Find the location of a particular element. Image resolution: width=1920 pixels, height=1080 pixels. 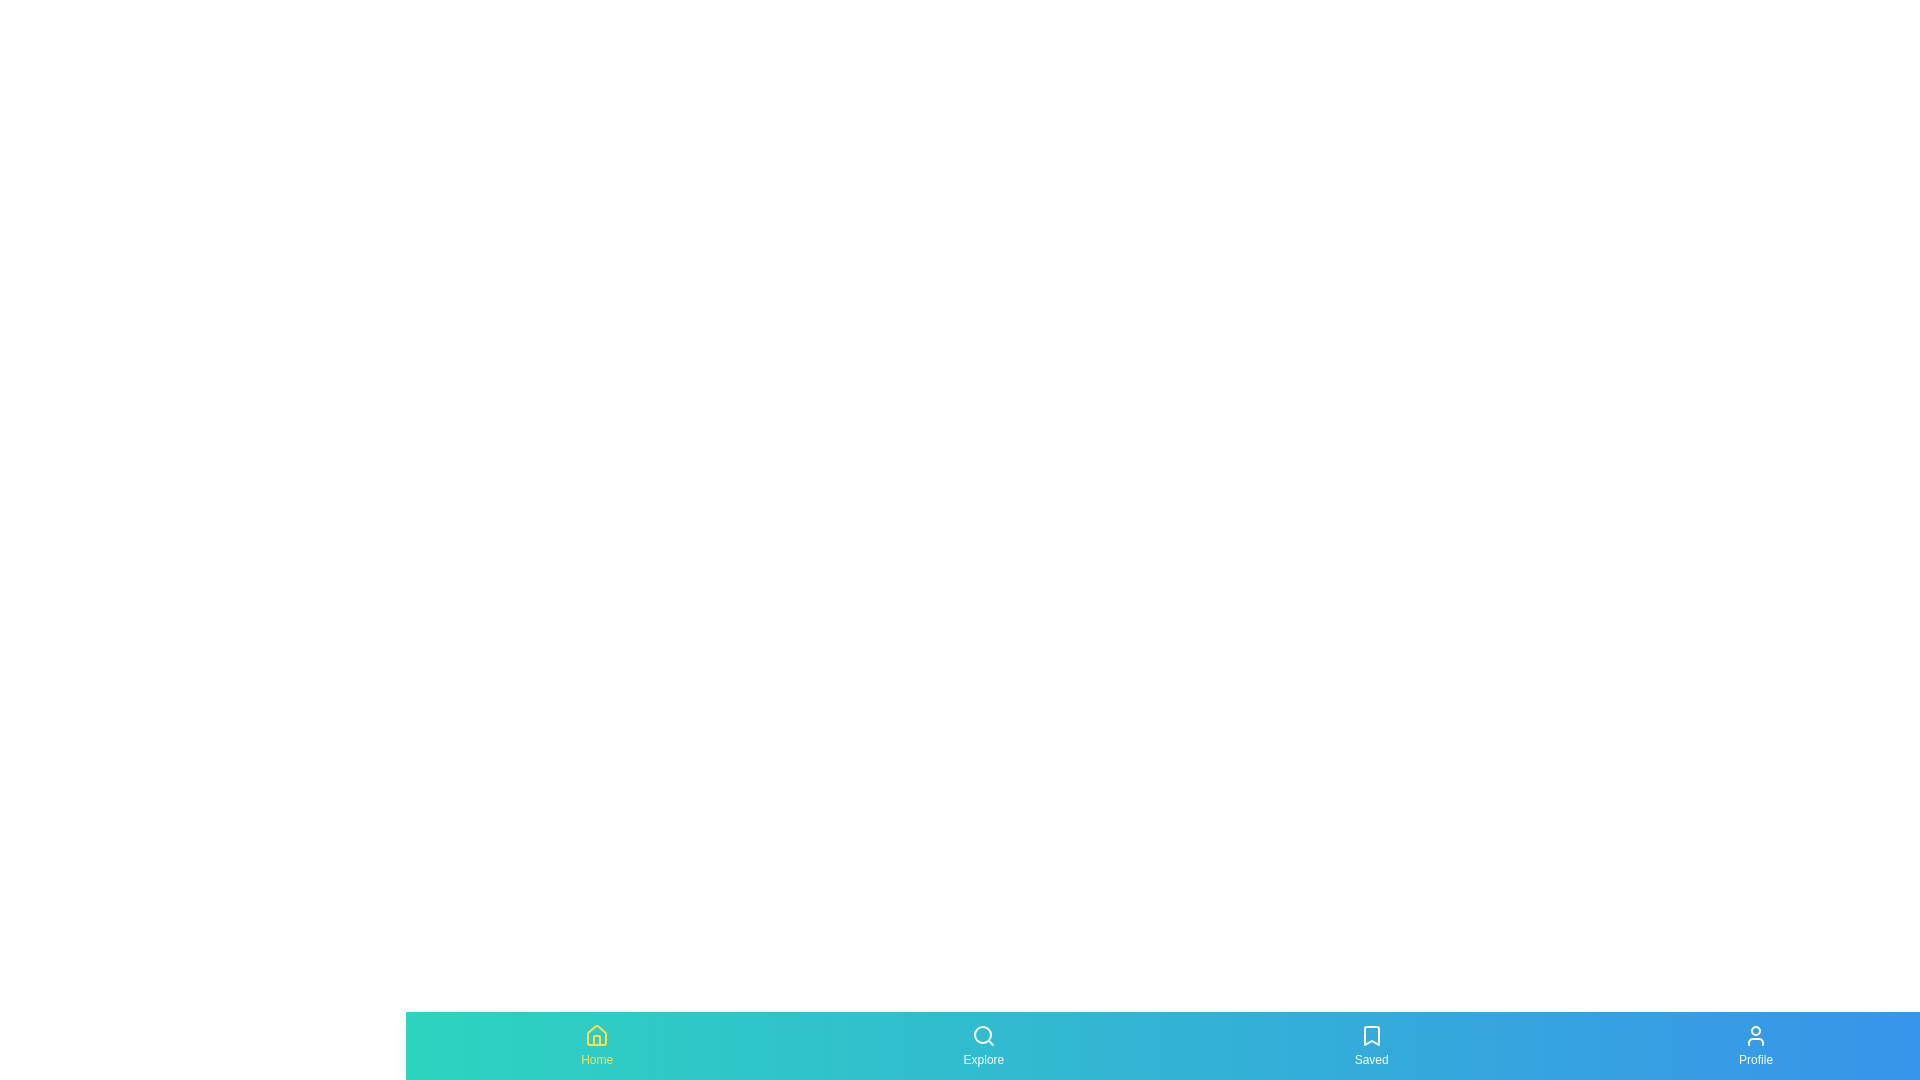

the tab labeled Saved by clicking on its icon or label is located at coordinates (1370, 1044).